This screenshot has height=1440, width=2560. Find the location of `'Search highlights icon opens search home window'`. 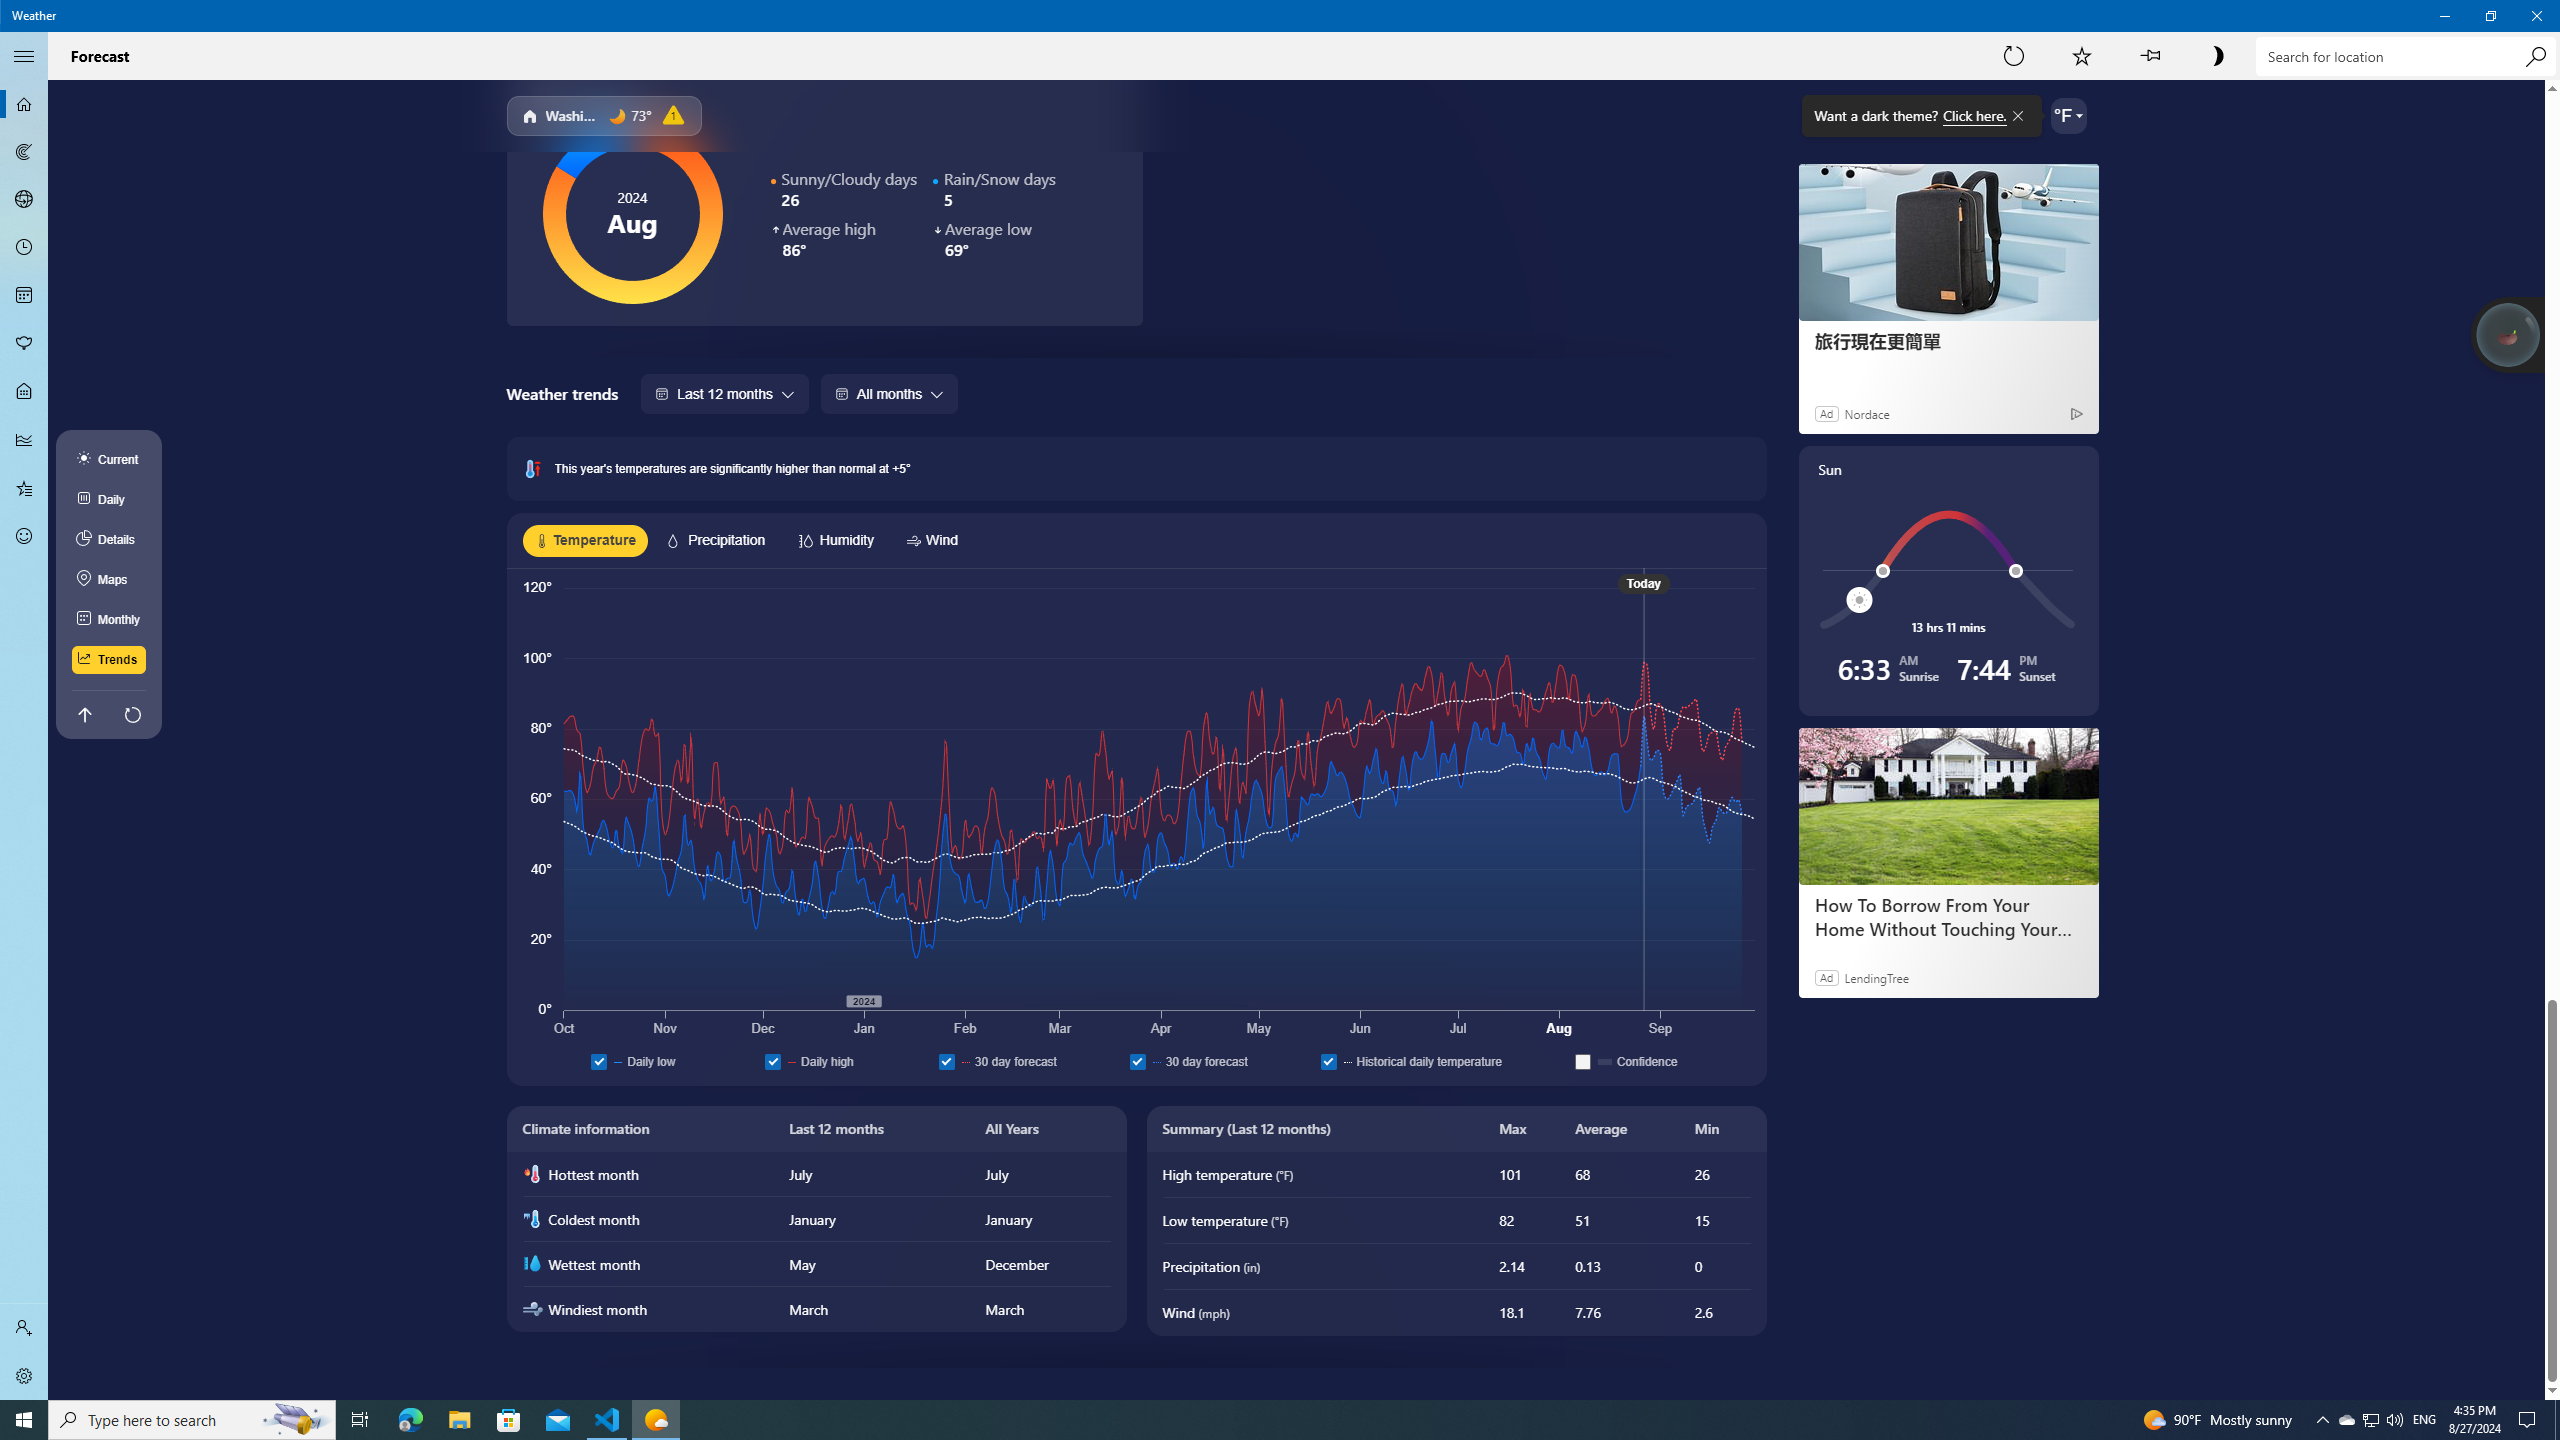

'Search highlights icon opens search home window' is located at coordinates (294, 1418).